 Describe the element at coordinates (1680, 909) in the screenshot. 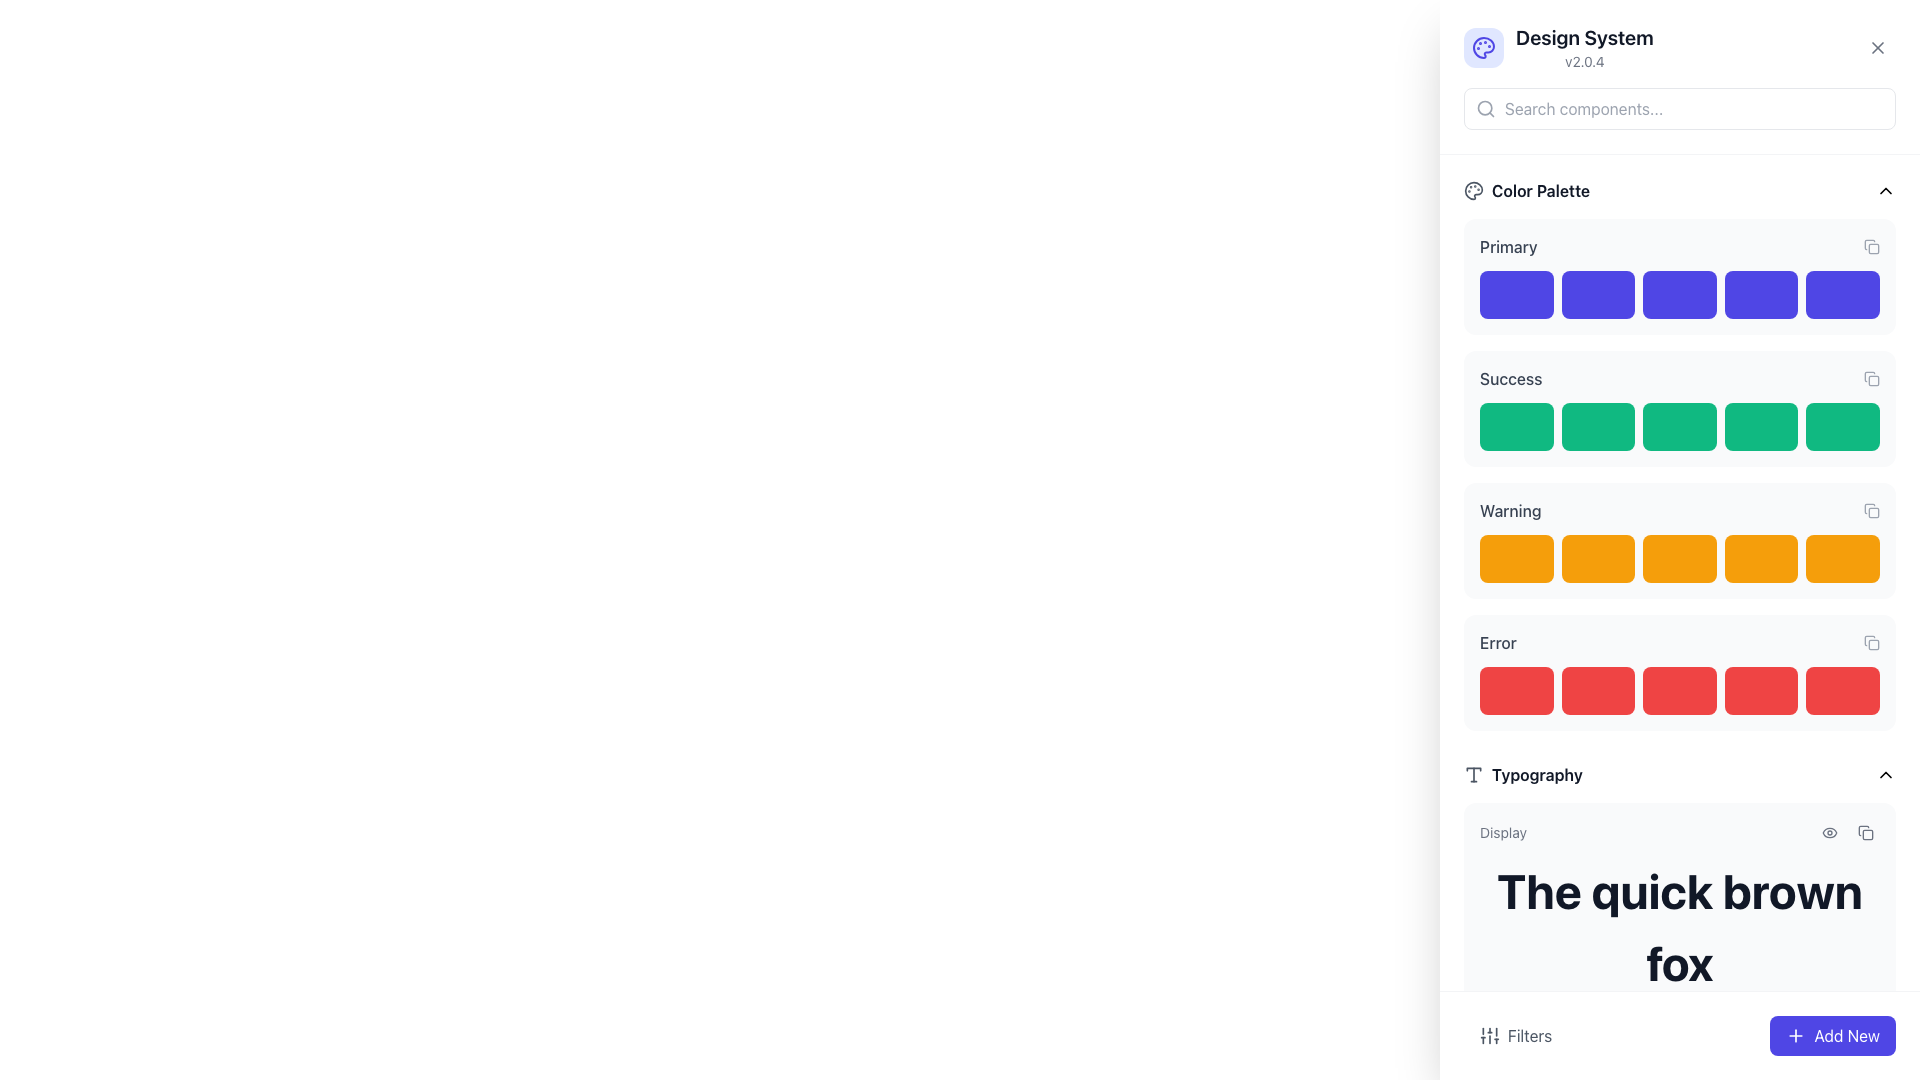

I see `the first Text Display Card in the Typography section that displays the text 'The quick brown fox' to interact with it if it is interactive` at that location.